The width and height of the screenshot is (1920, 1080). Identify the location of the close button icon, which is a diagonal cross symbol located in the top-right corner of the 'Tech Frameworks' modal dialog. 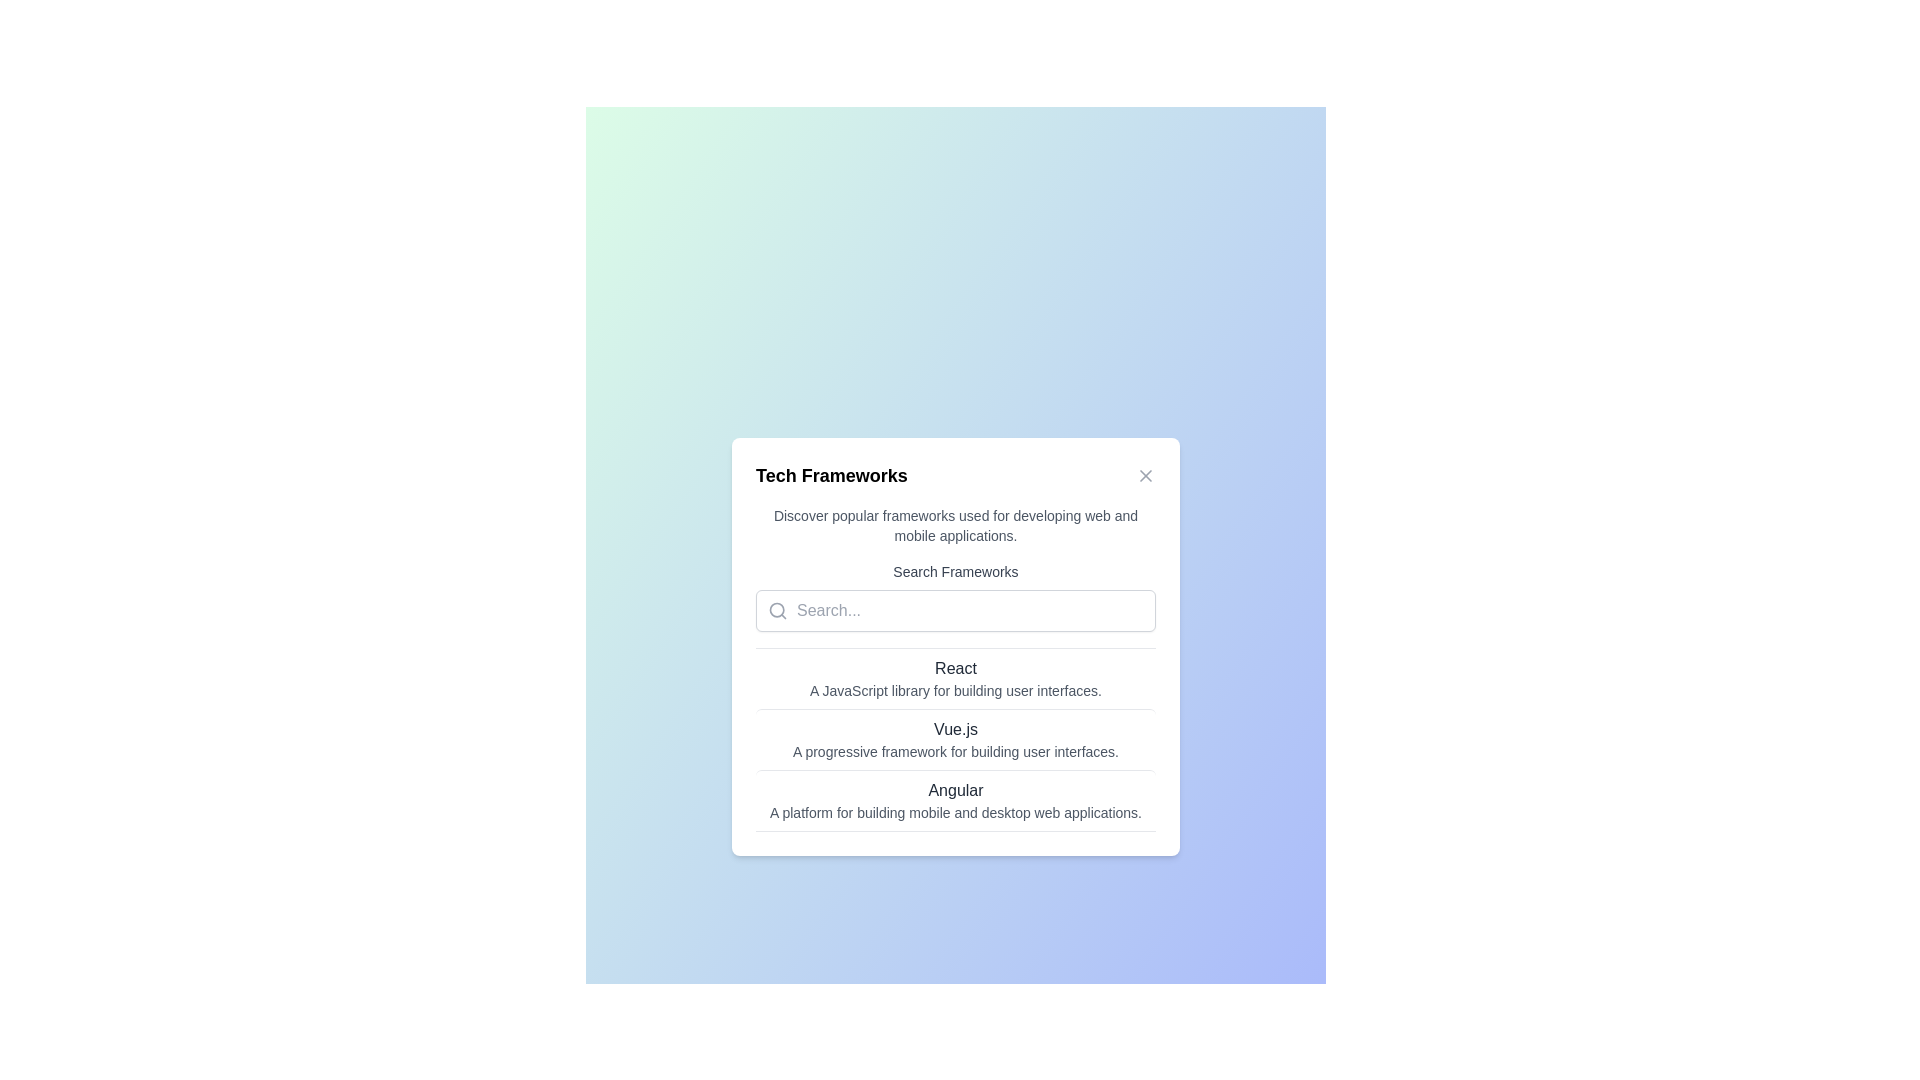
(1146, 475).